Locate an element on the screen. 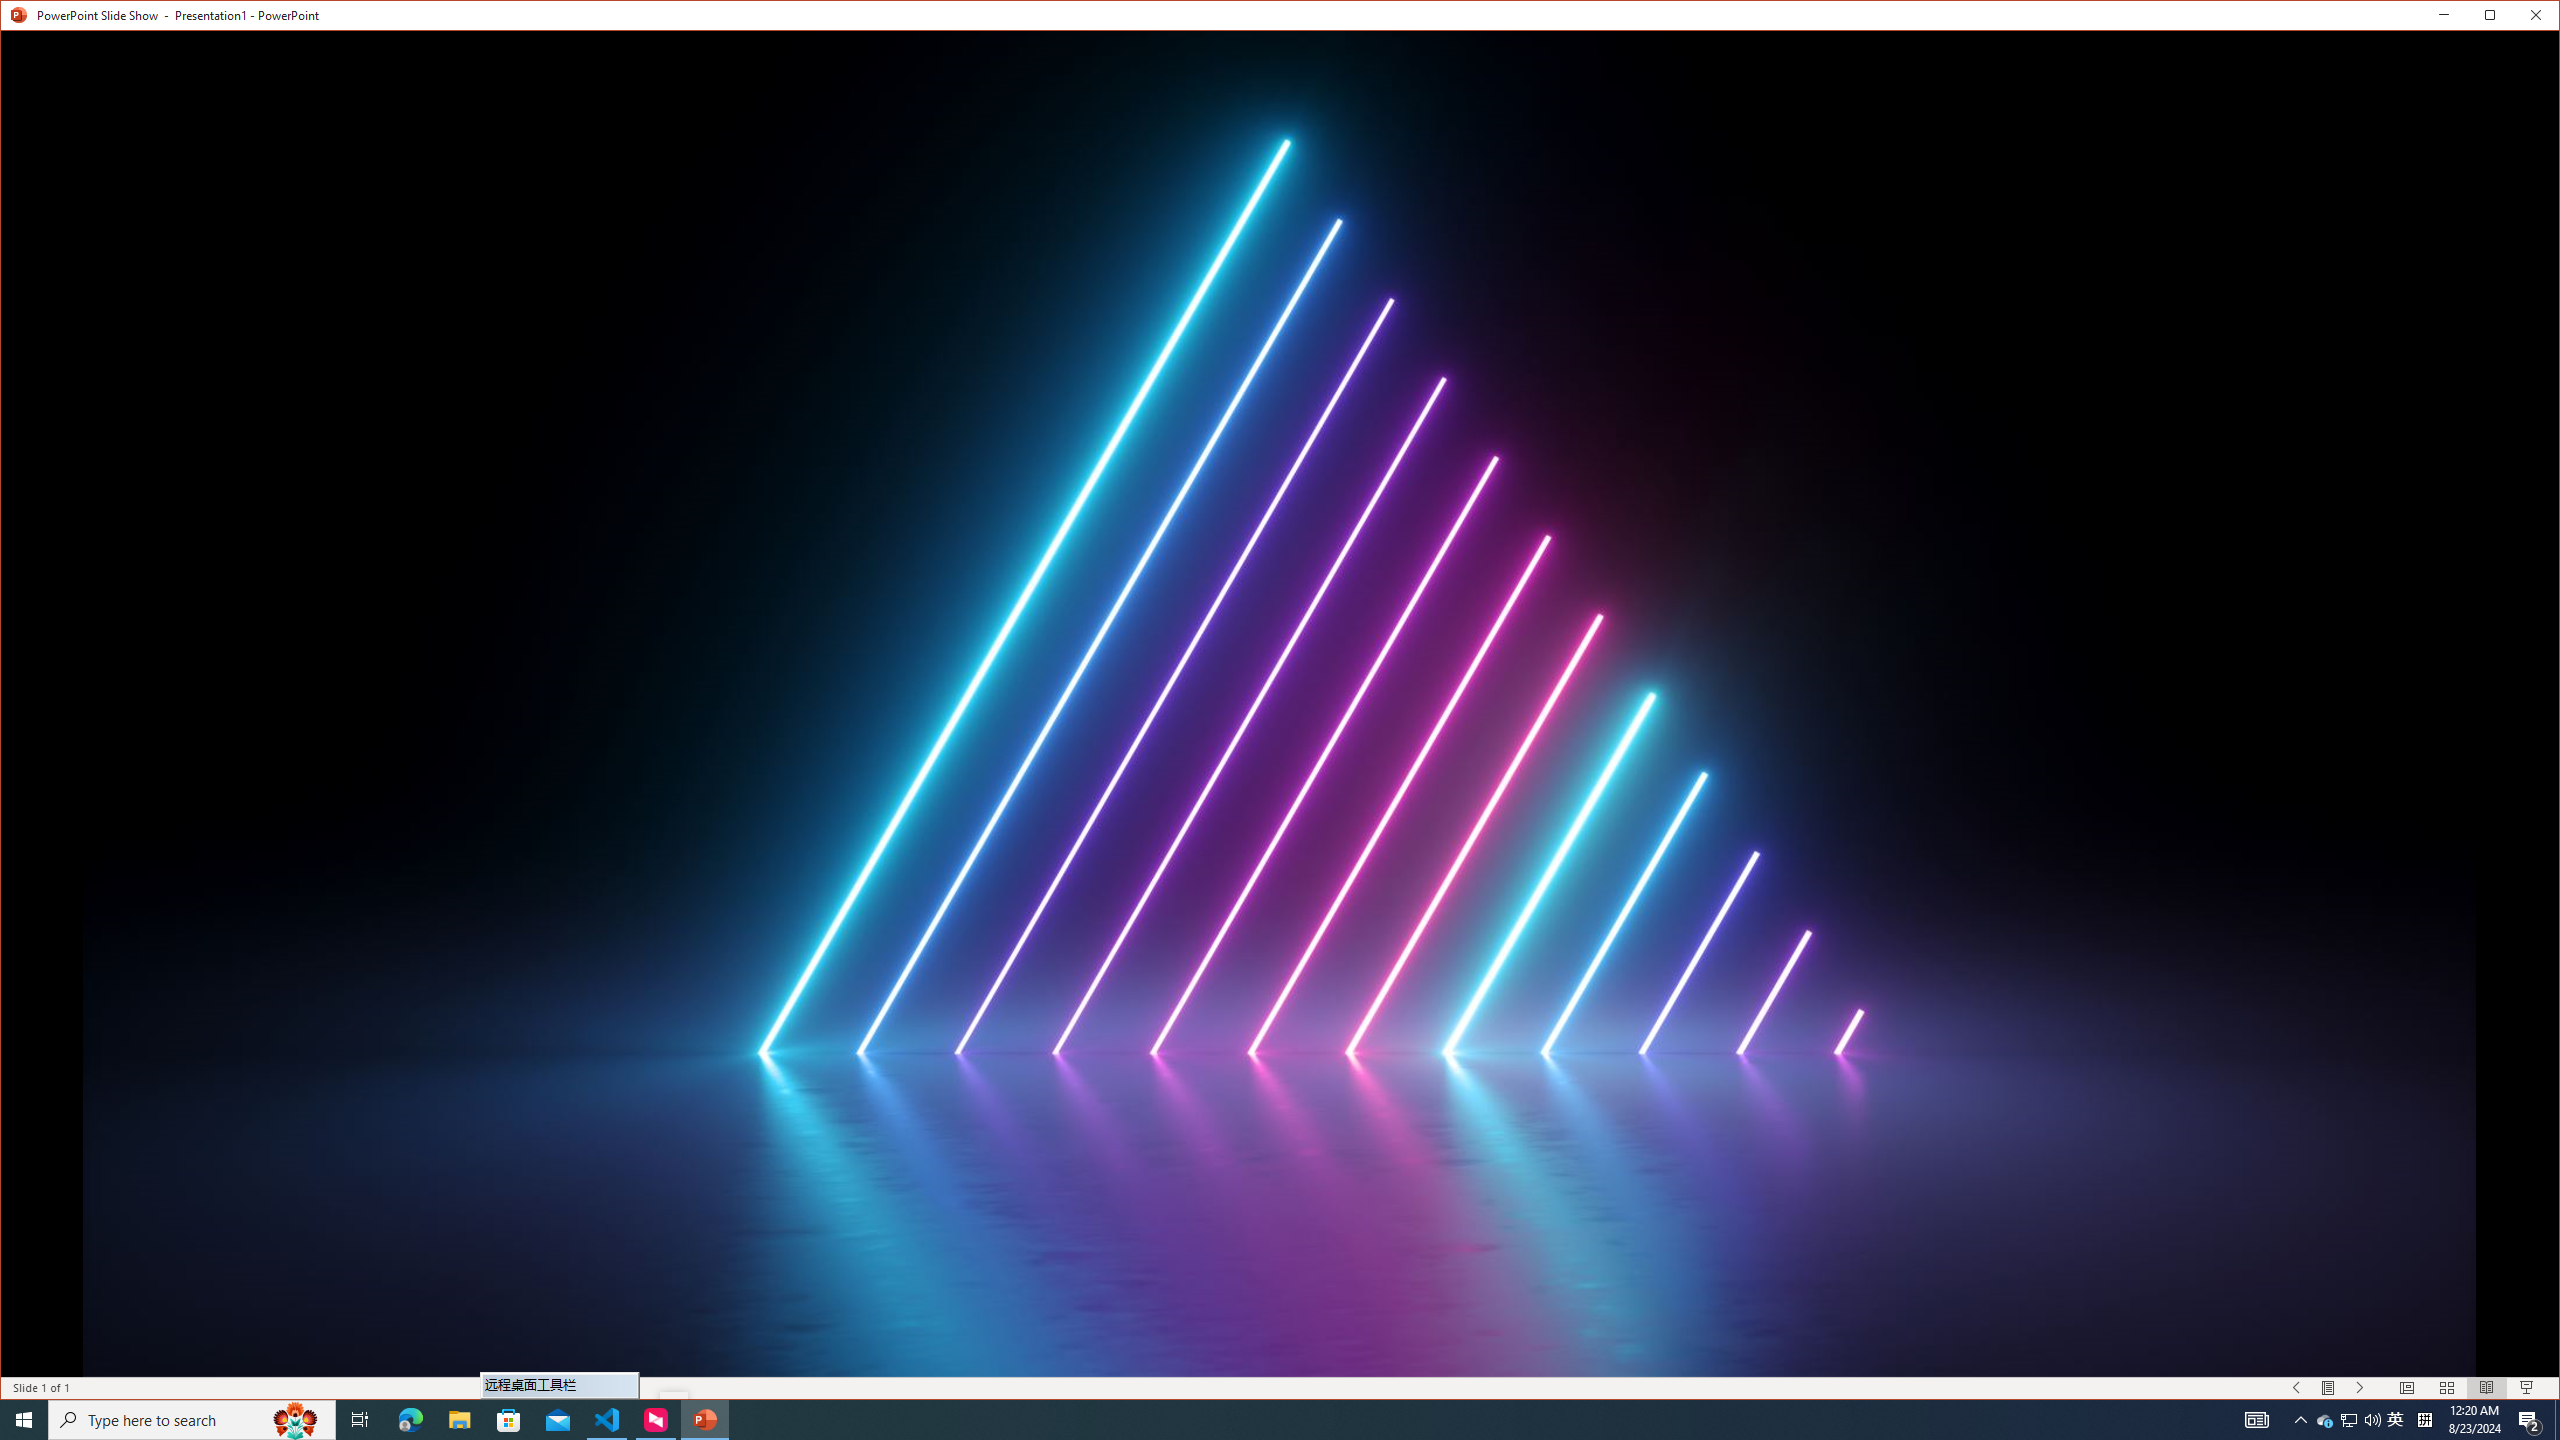 The width and height of the screenshot is (2560, 1440). 'Close' is located at coordinates (2539, 19).